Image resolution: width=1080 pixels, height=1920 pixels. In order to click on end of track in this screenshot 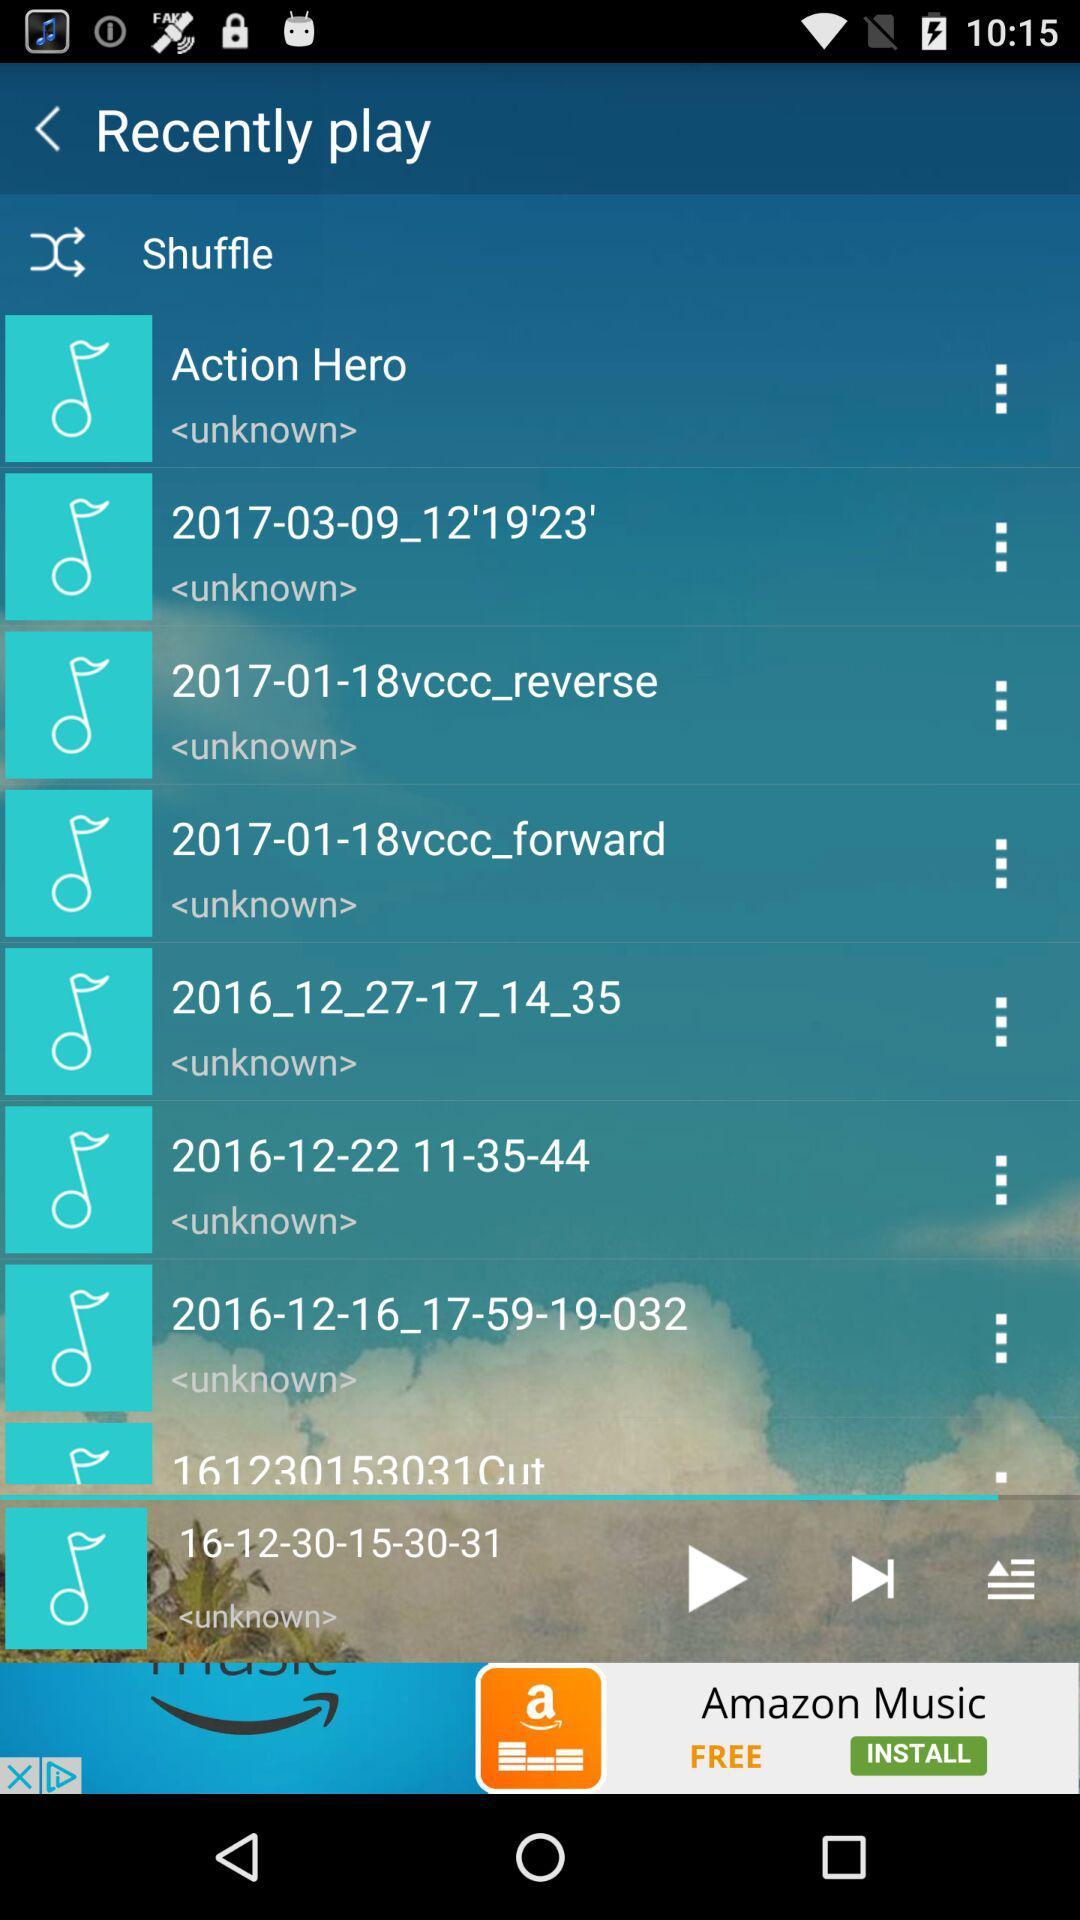, I will do `click(870, 1577)`.